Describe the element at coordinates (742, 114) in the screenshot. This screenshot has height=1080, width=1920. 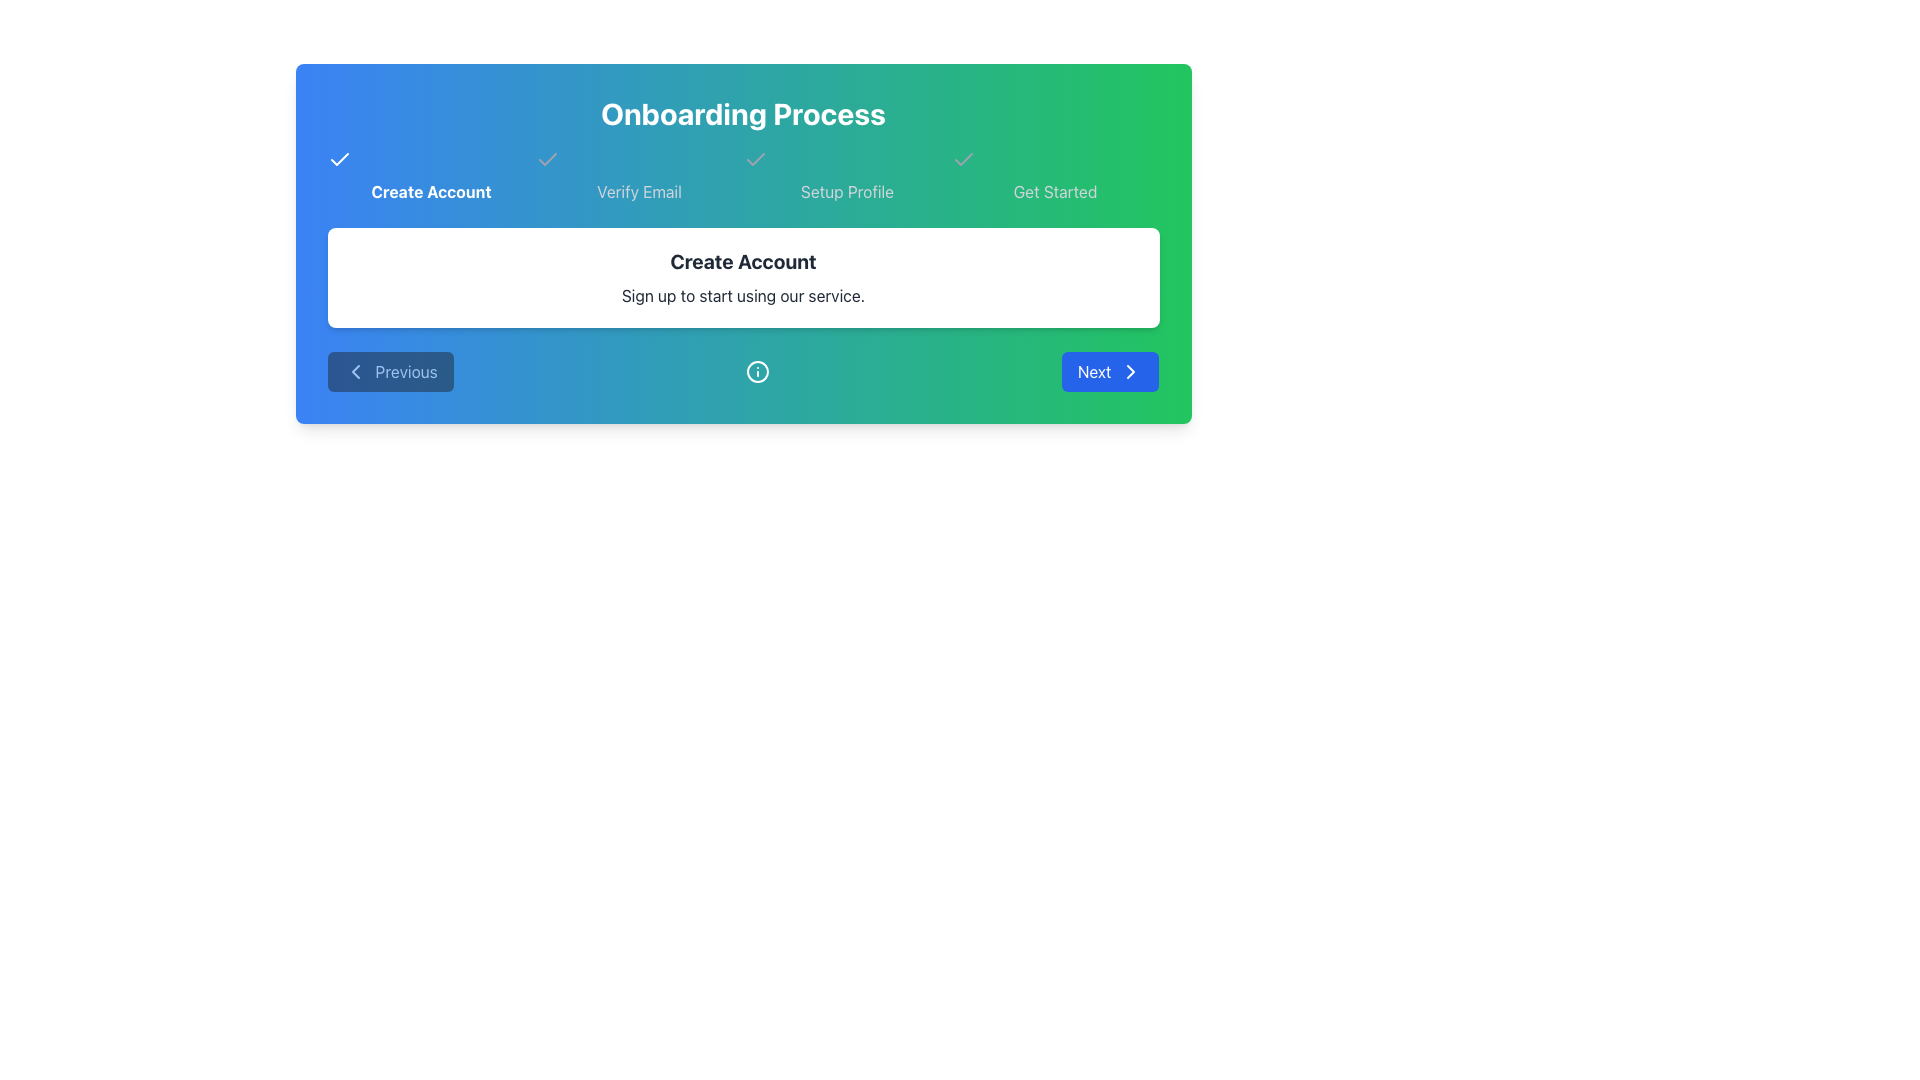
I see `title text element located at the center of the top section of the onboarding interface, which provides context about the current workflow` at that location.